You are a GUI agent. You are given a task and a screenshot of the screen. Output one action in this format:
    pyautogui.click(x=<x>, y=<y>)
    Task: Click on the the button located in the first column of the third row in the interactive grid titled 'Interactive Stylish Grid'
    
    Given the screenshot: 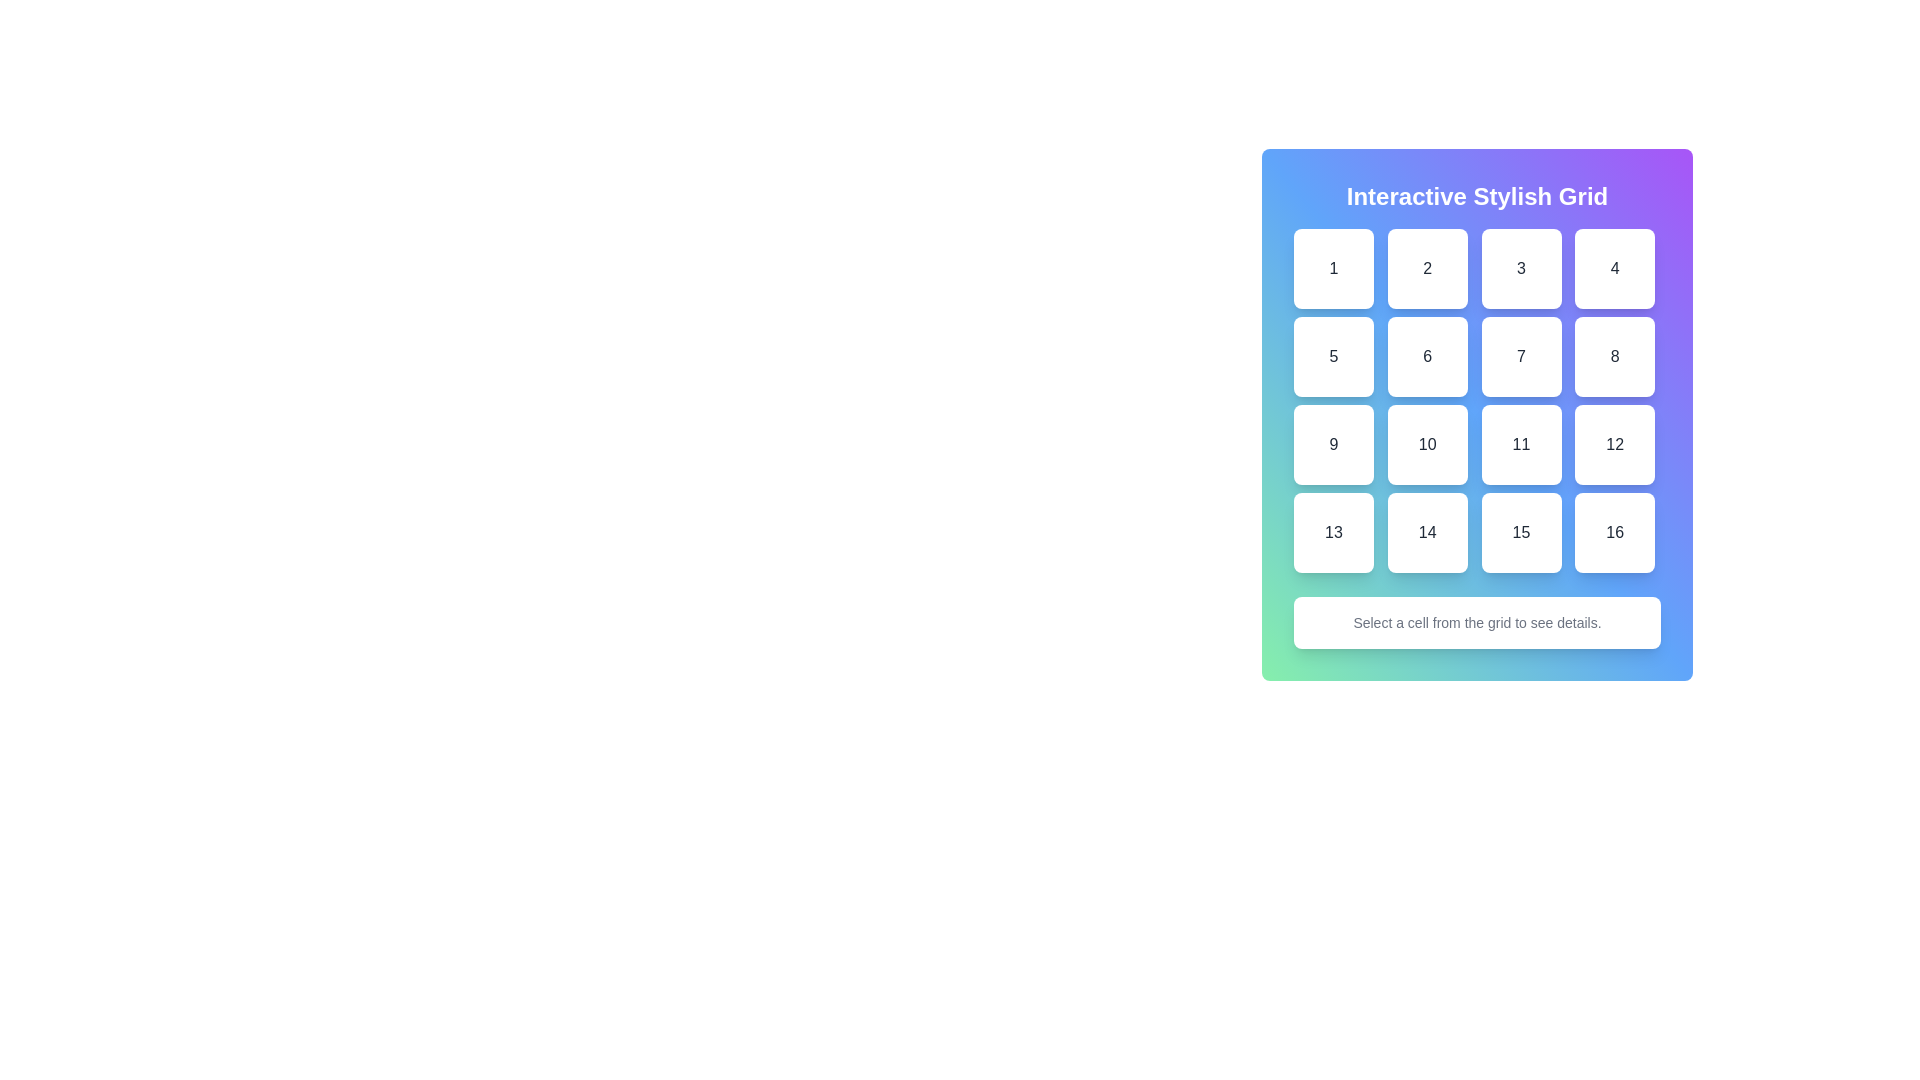 What is the action you would take?
    pyautogui.click(x=1334, y=443)
    